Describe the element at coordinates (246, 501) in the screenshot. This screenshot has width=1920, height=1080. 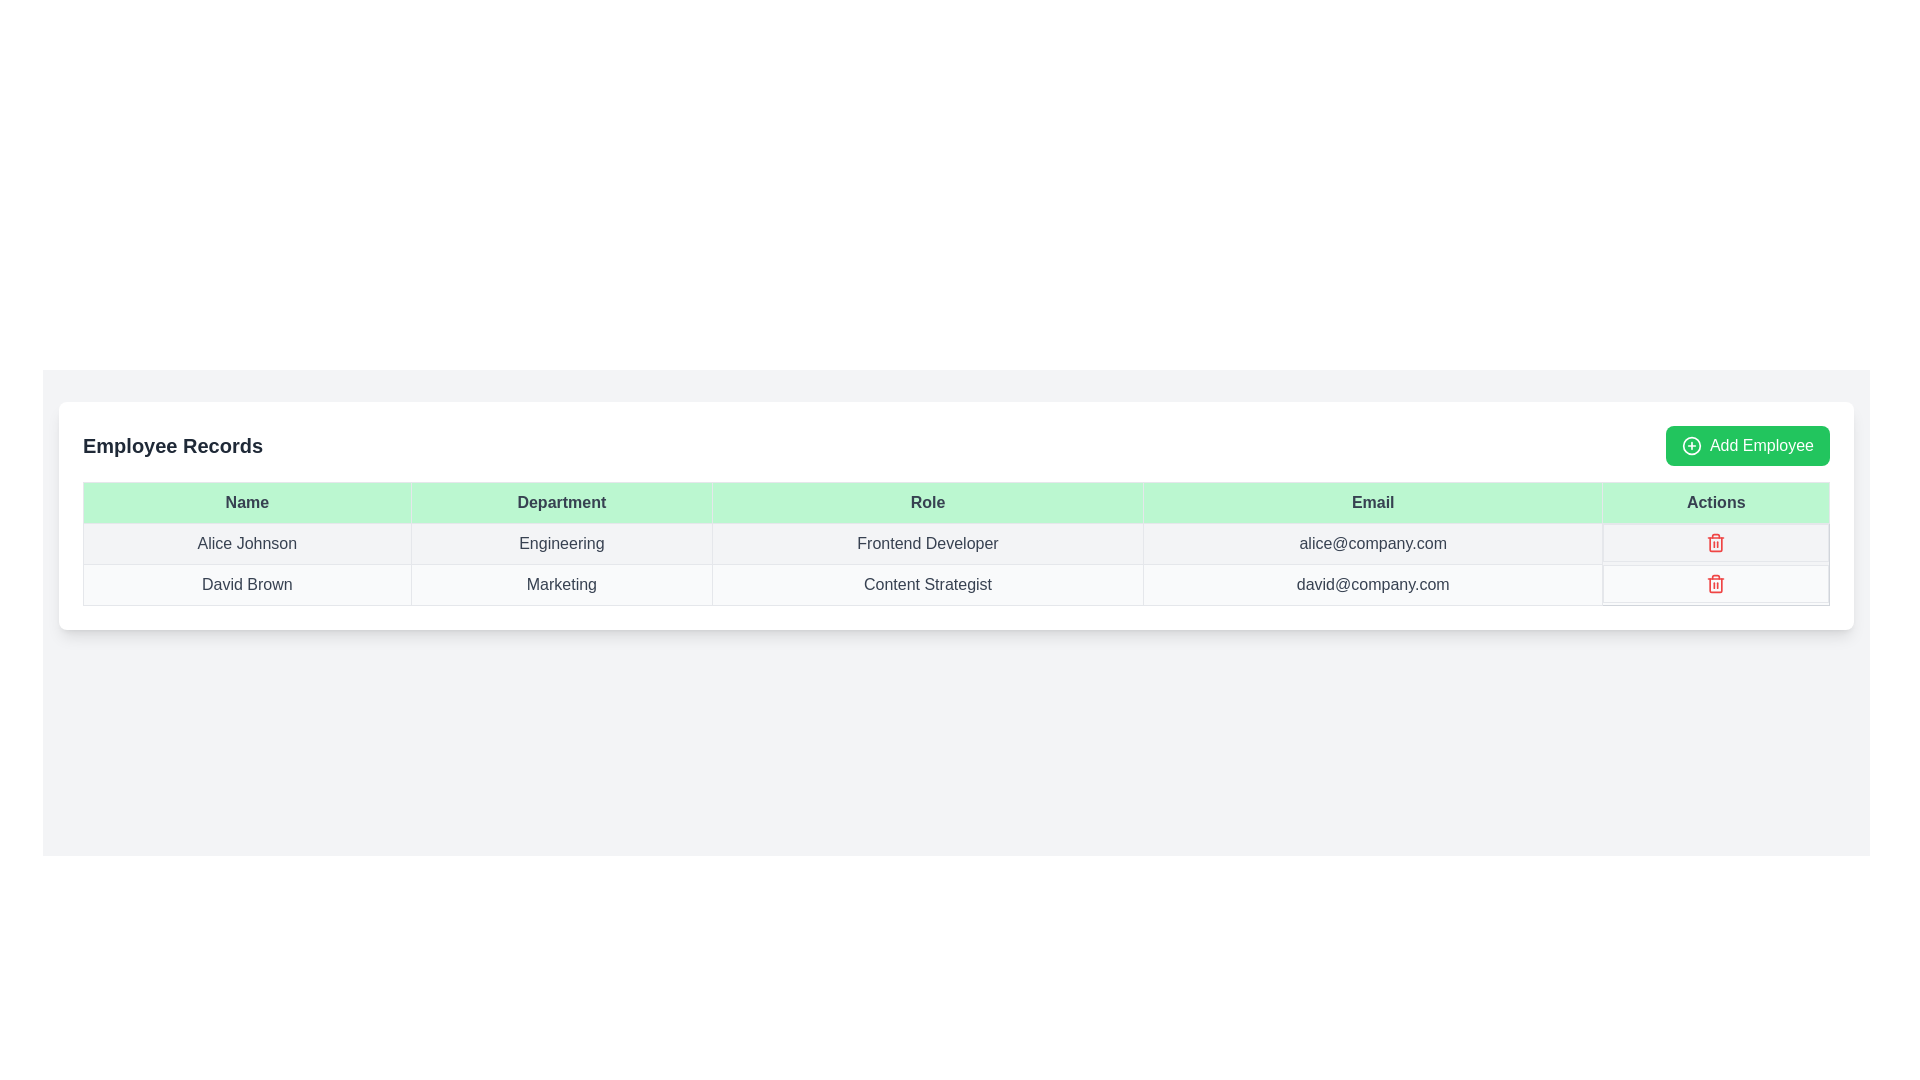
I see `the 'Name' header label in the table, which is the first element in the header row, positioned at the top-left corner` at that location.